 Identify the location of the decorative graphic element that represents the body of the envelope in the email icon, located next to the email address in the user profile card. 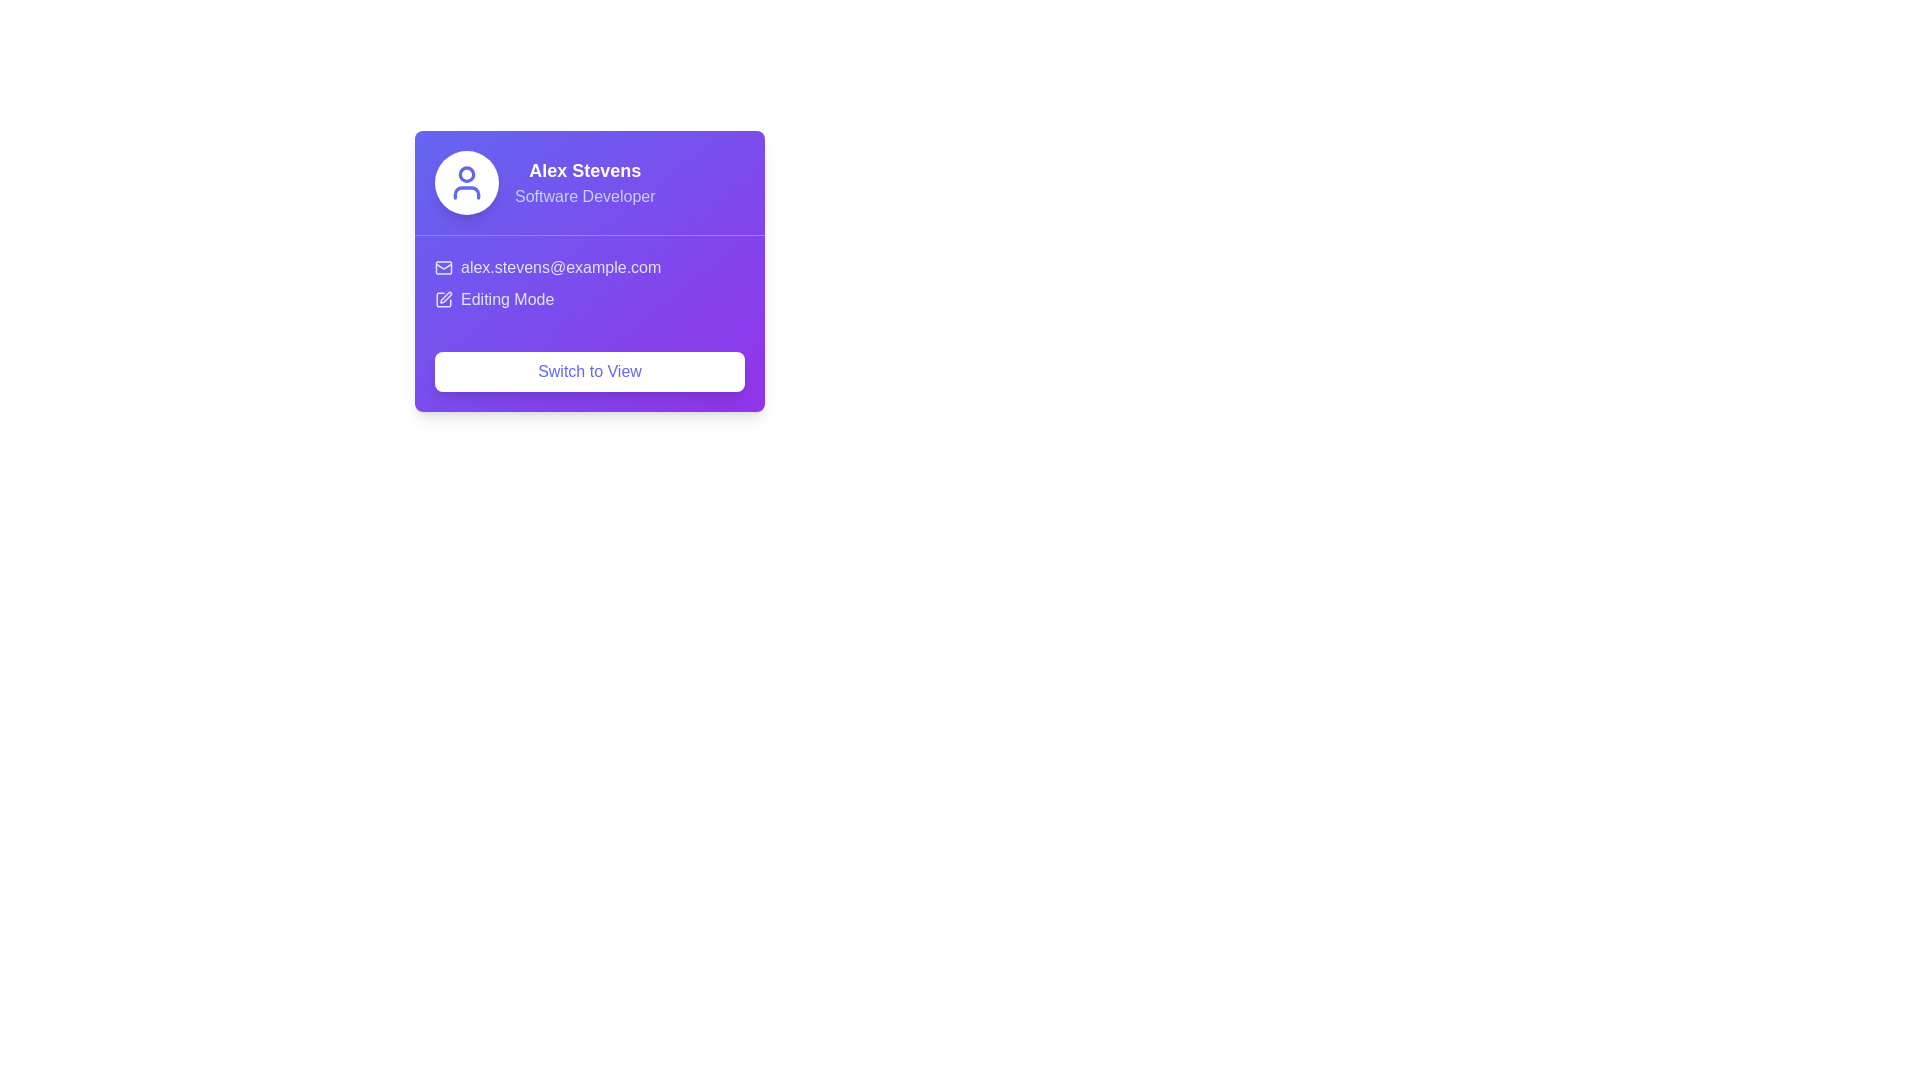
(443, 266).